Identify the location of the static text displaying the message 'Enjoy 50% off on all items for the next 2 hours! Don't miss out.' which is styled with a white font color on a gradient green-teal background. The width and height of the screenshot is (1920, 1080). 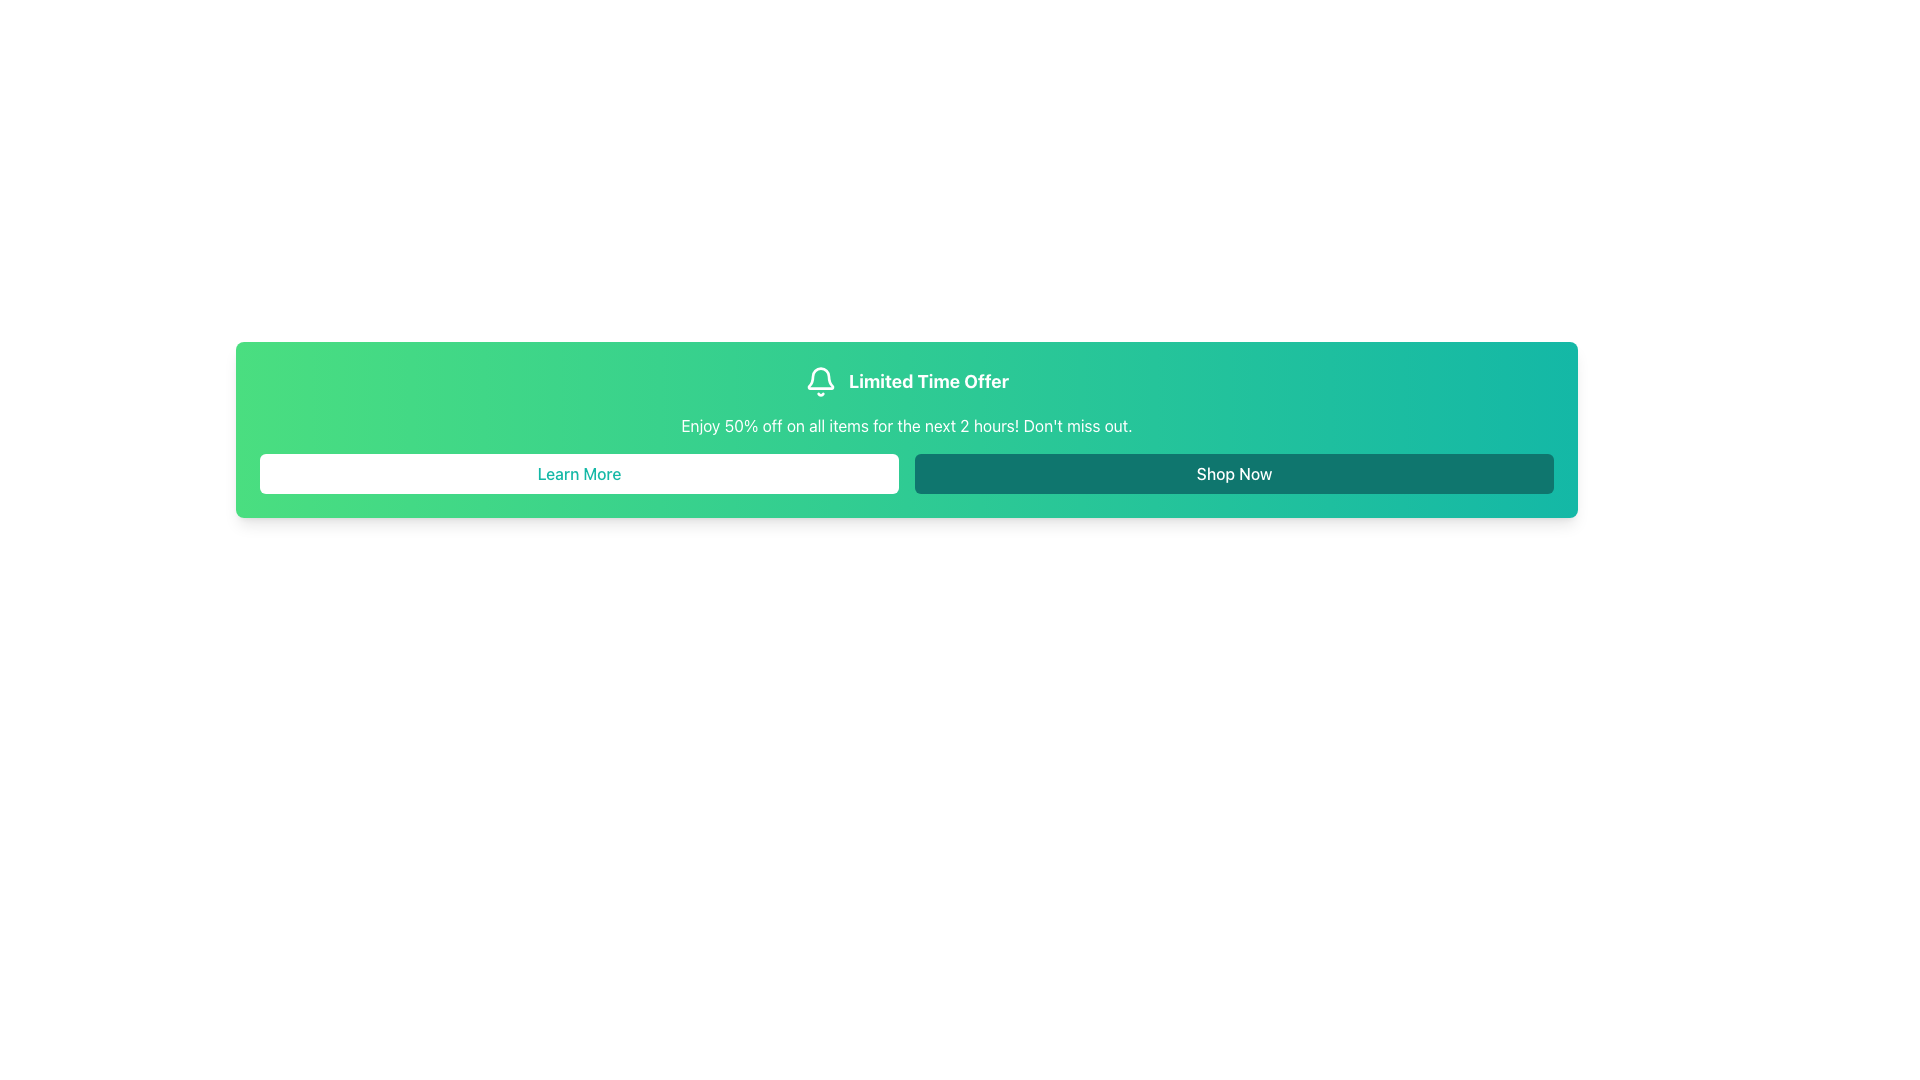
(906, 424).